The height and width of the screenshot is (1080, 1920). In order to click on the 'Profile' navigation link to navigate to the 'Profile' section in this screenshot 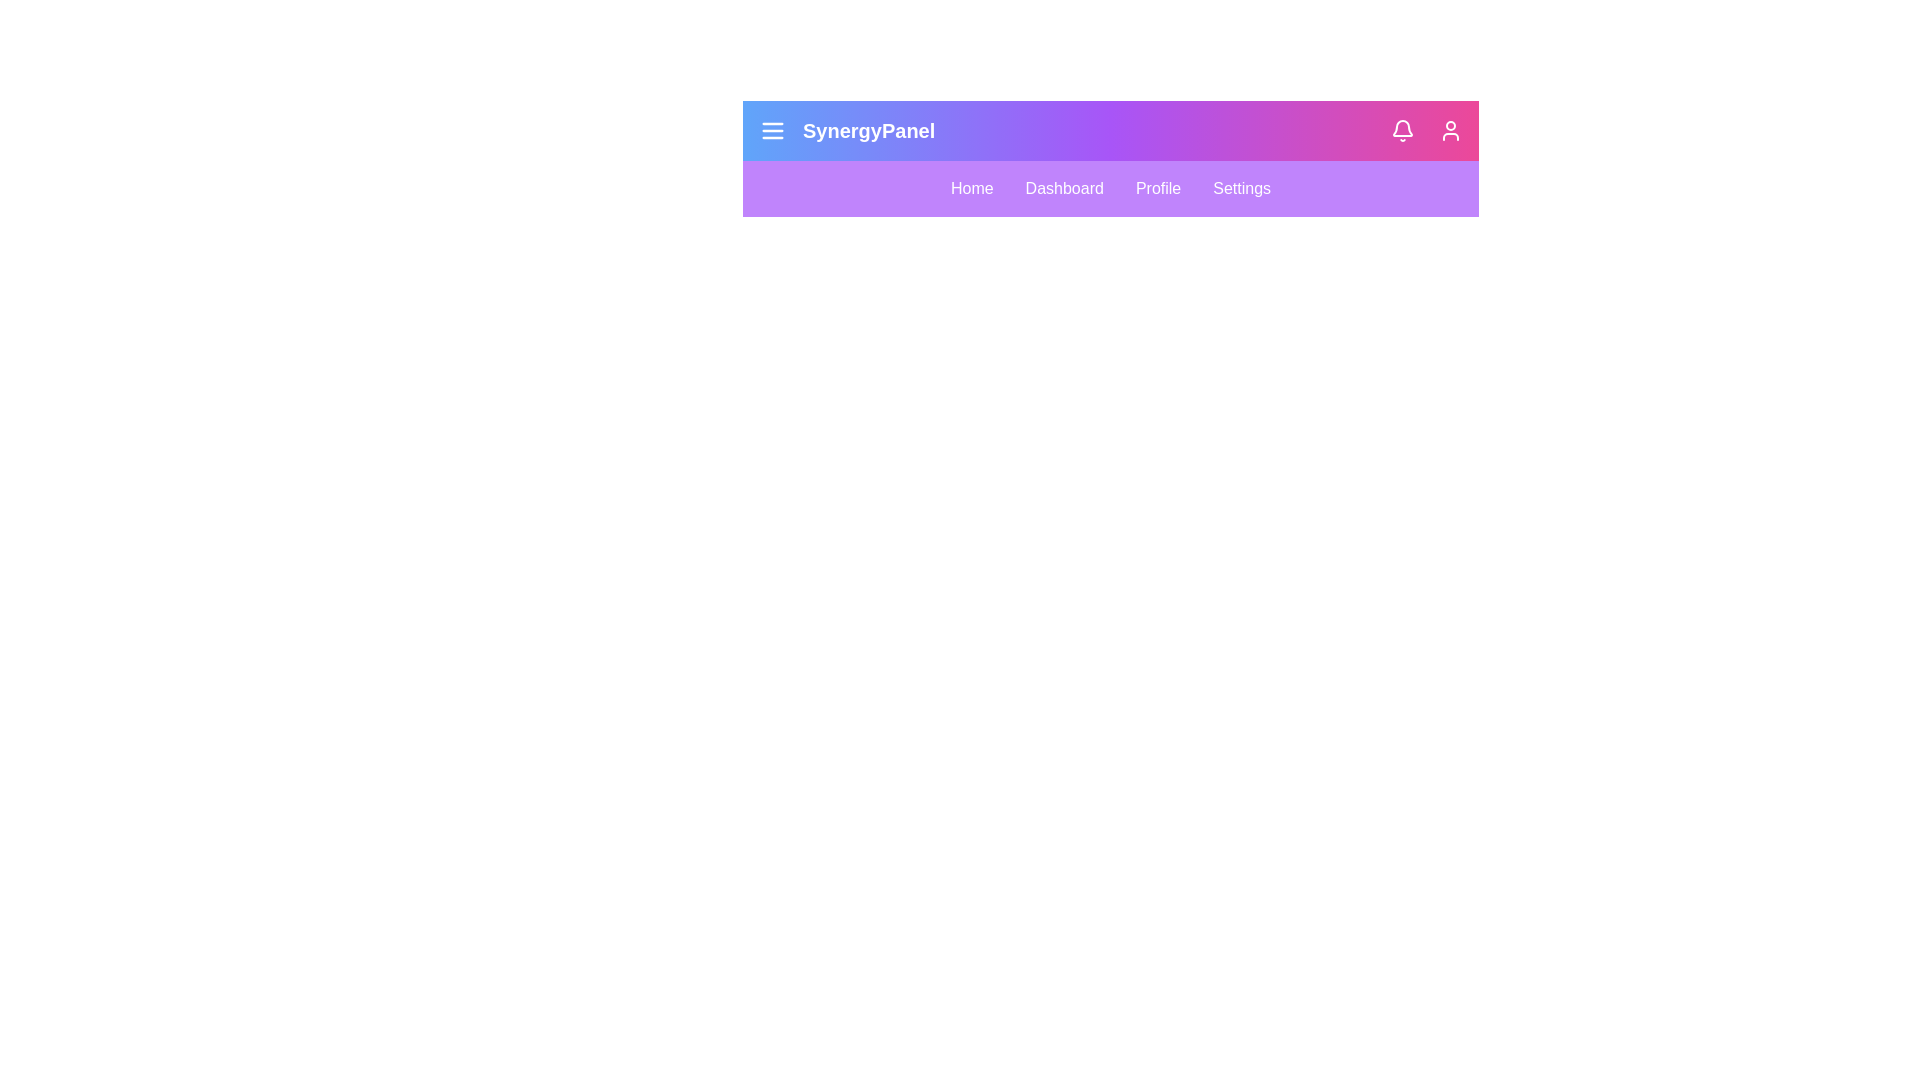, I will do `click(1157, 189)`.